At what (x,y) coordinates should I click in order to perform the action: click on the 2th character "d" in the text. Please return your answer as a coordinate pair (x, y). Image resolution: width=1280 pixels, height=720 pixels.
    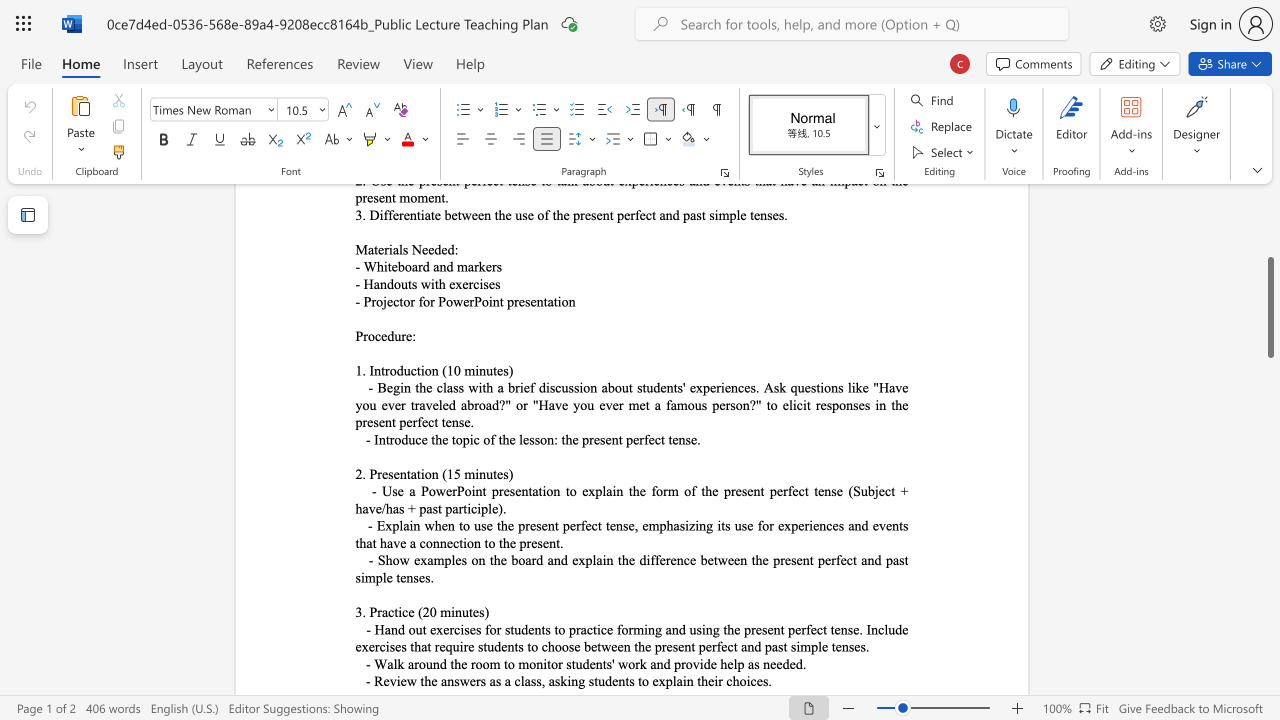
    Looking at the image, I should click on (667, 664).